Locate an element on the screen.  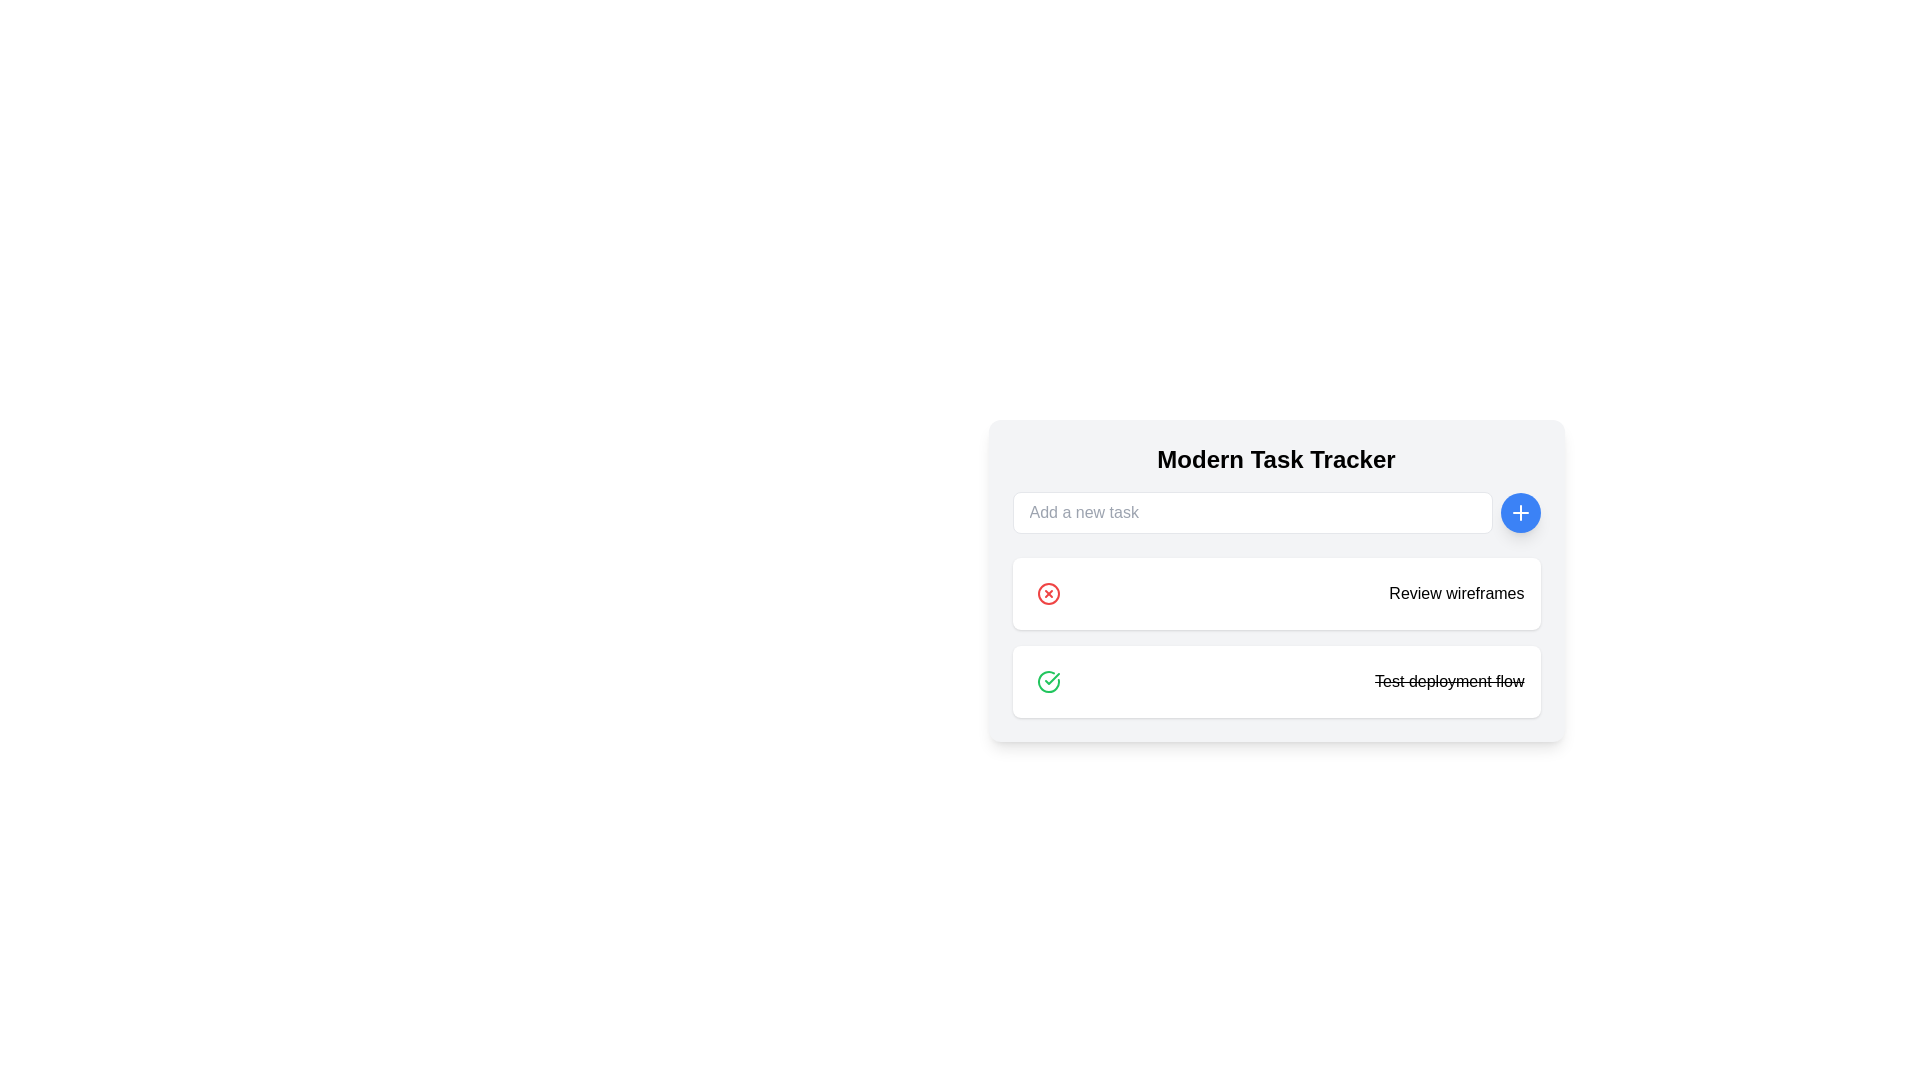
the green checkmark icon representing successful completion in the task list for the 'Test deployment flow' item, located towards the top right of the row is located at coordinates (1050, 677).